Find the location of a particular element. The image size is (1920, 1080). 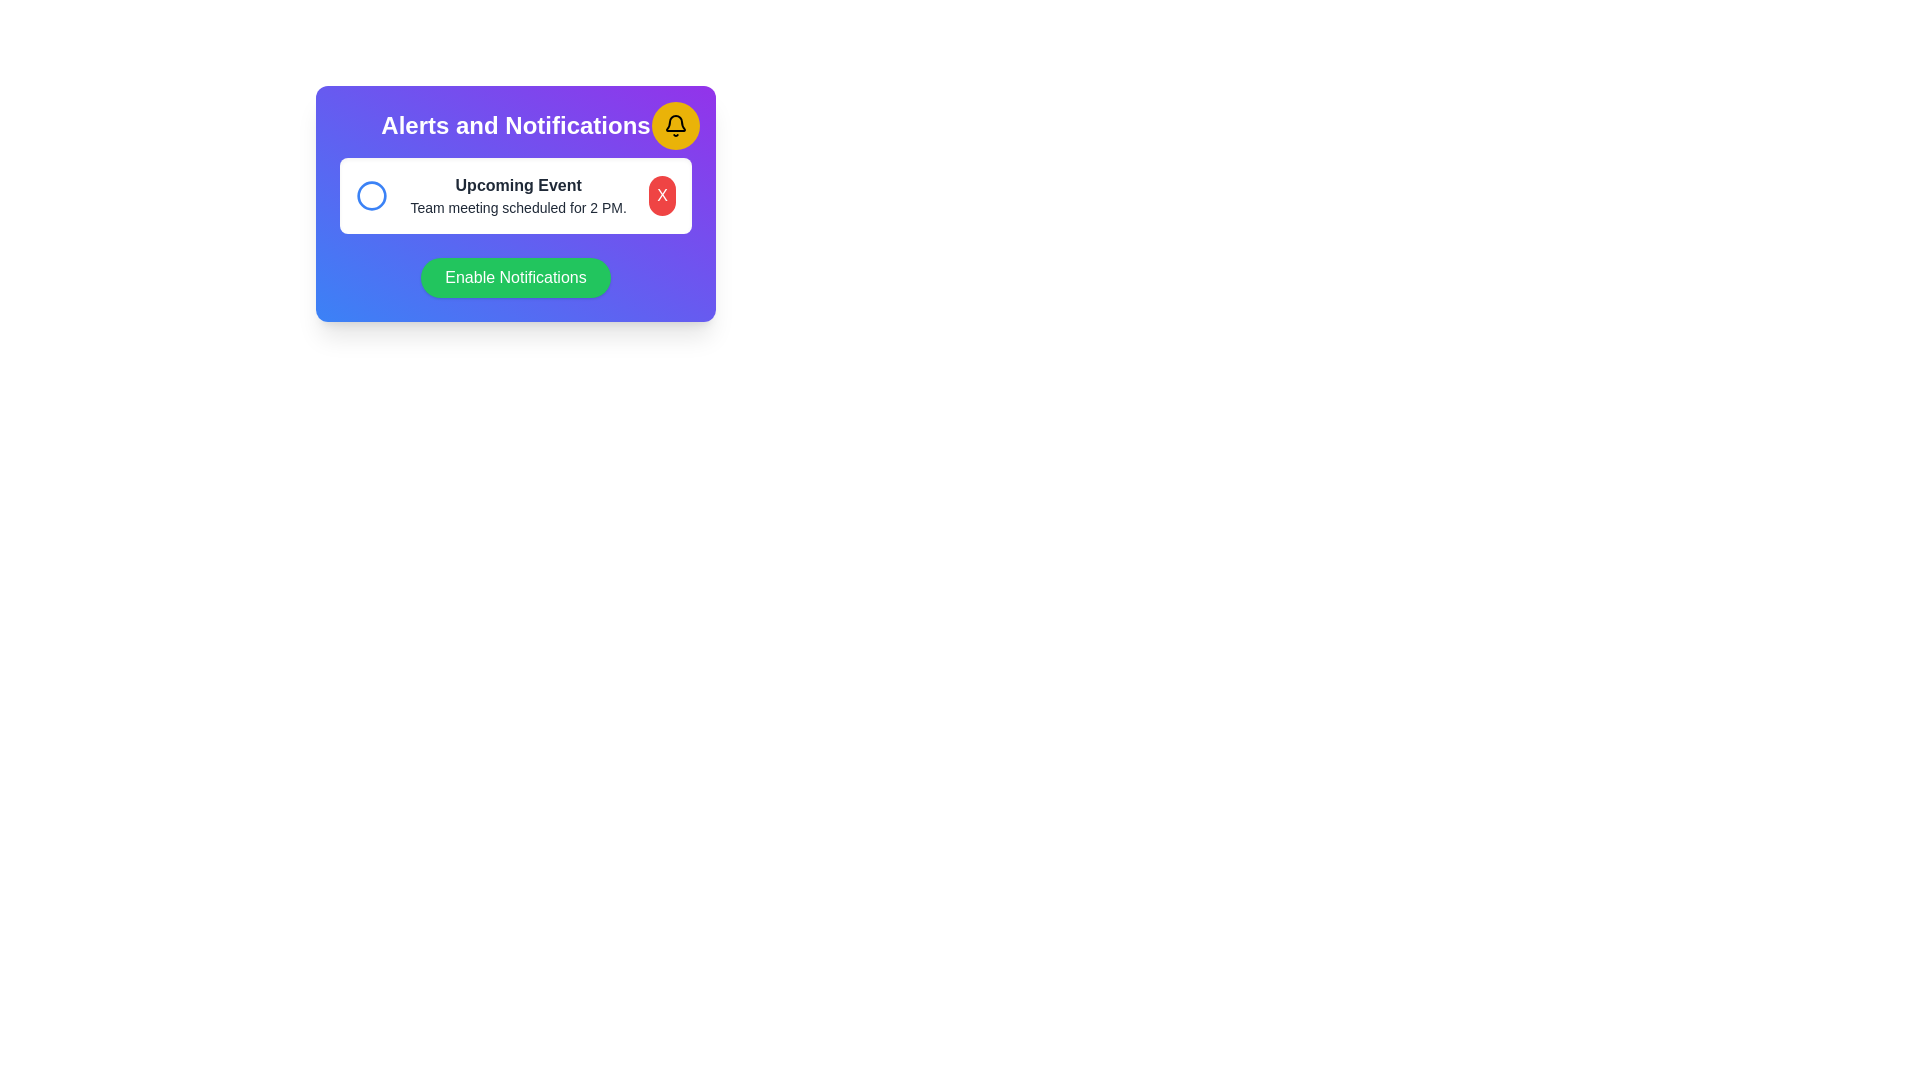

text content of the title text label located at the top of the notification panel, which provides a brief subject for the upcoming event is located at coordinates (518, 185).